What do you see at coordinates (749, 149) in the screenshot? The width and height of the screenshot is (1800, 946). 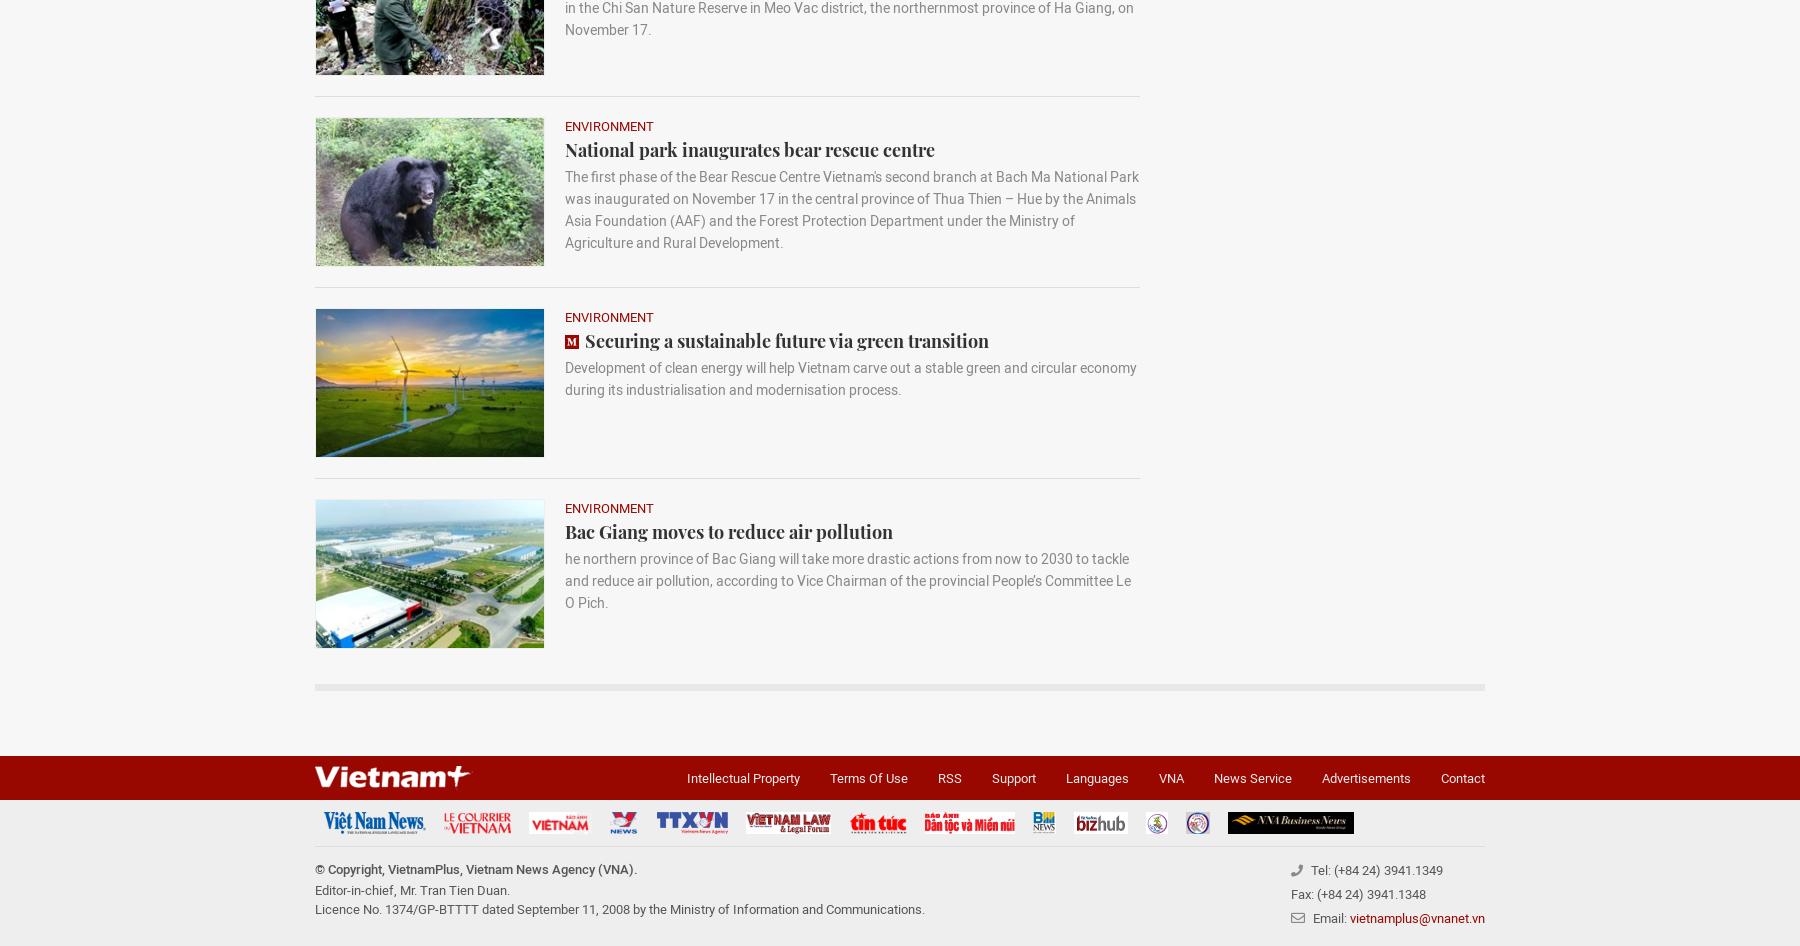 I see `'National park inaugurates bear rescue centre'` at bounding box center [749, 149].